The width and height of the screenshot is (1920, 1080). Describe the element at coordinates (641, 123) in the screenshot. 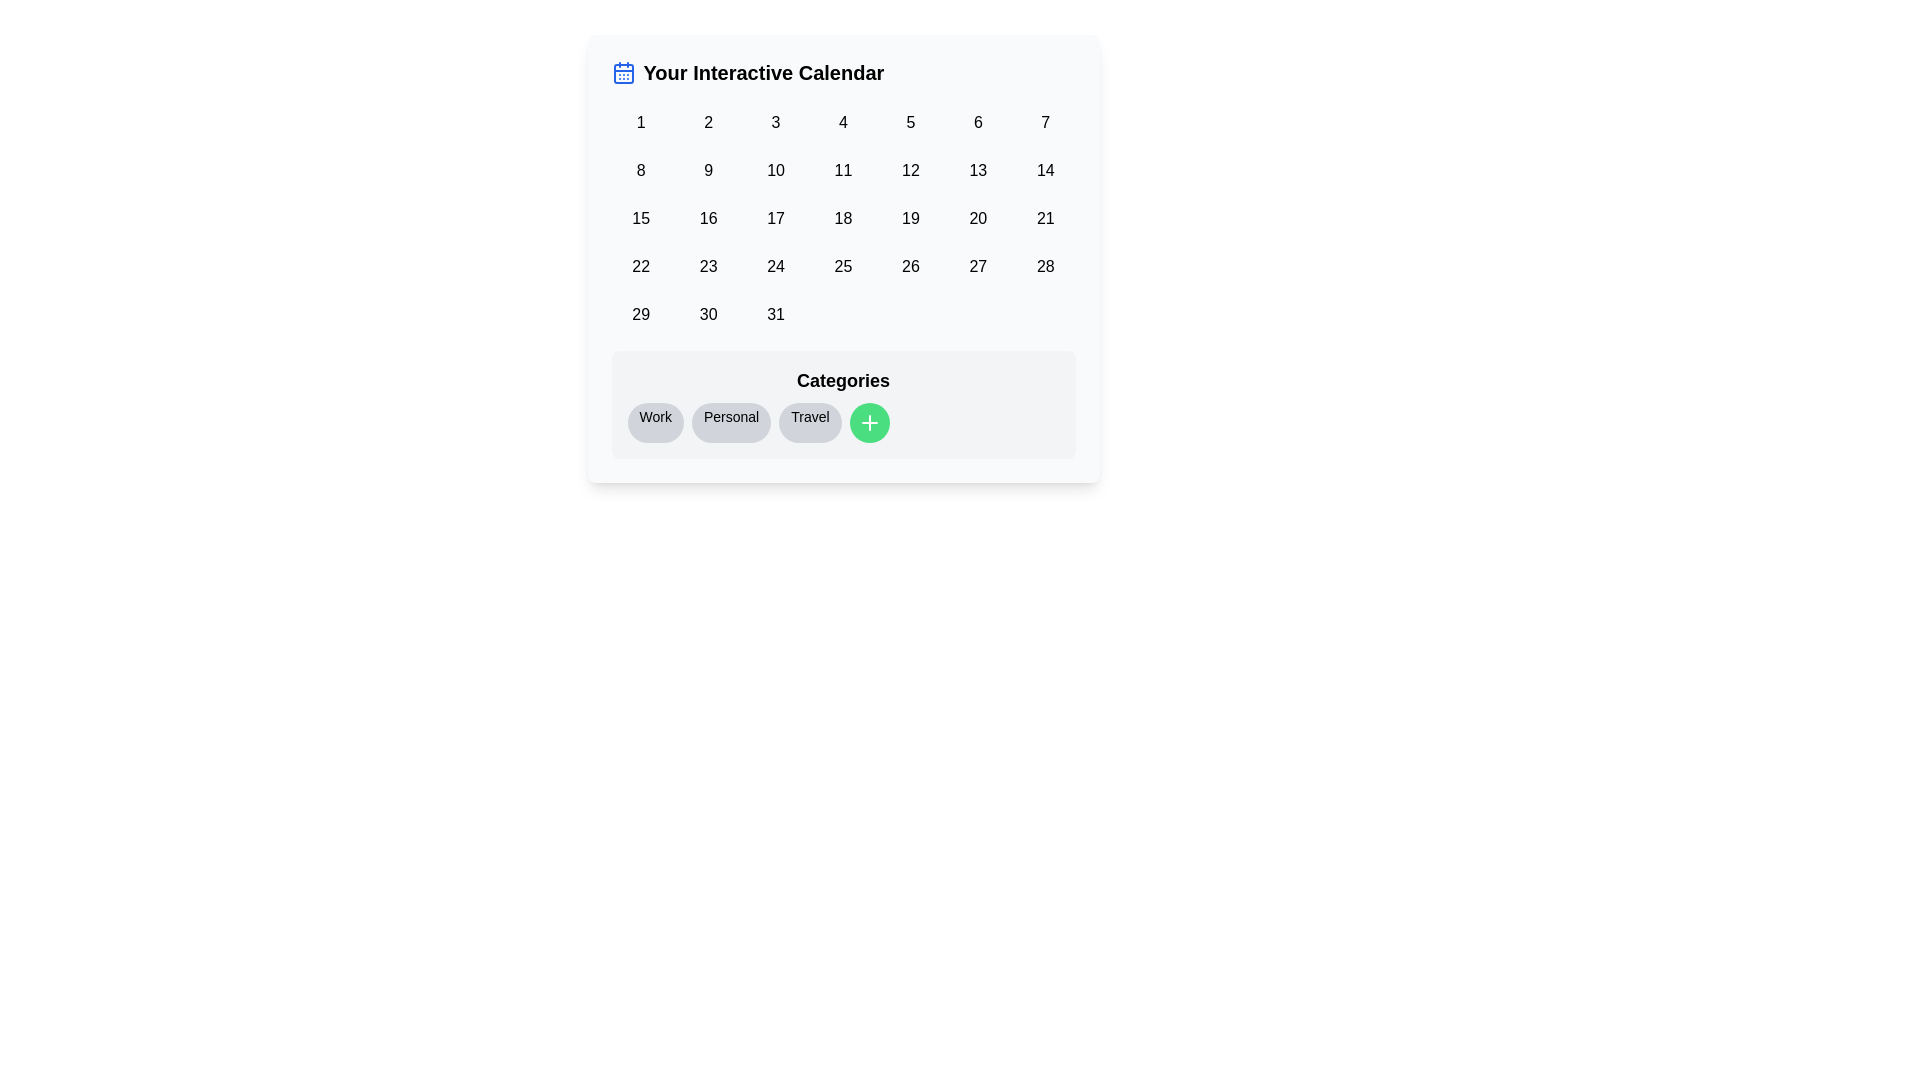

I see `the button representing the first day of the month in the calendar` at that location.